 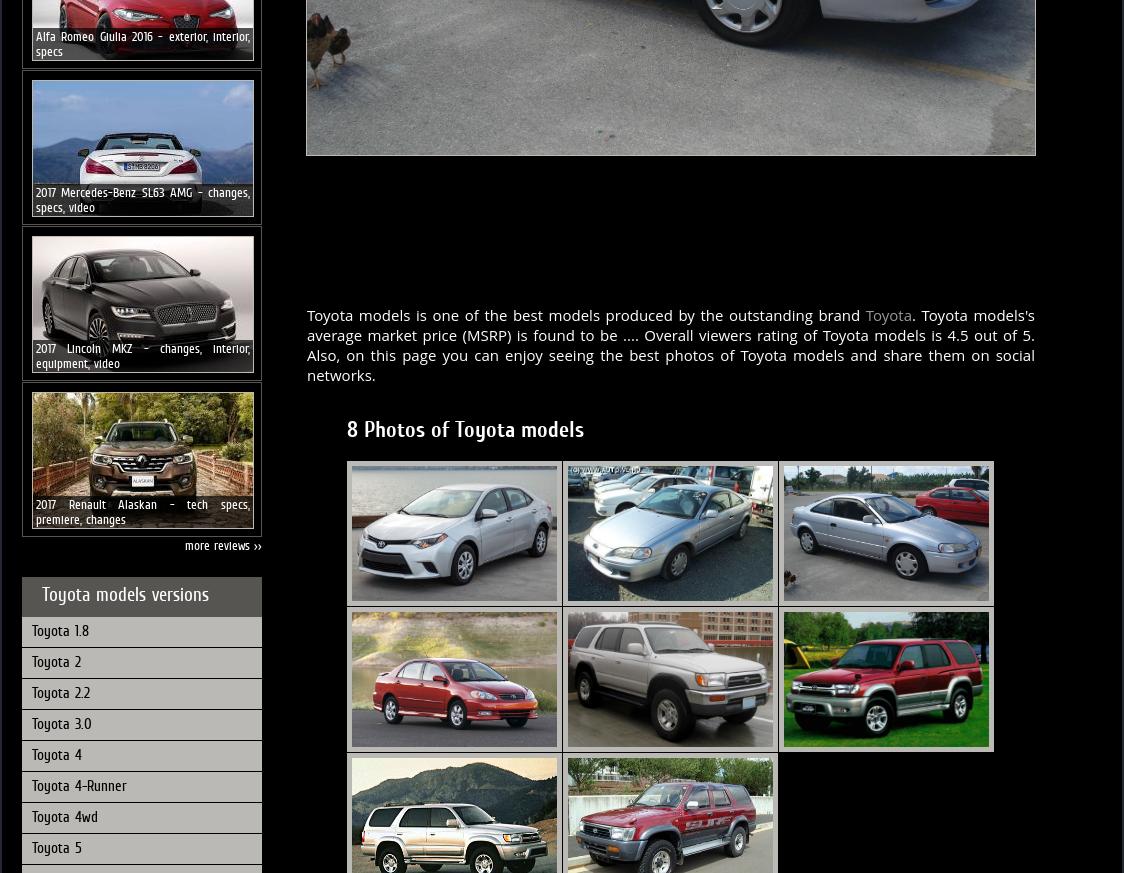 I want to click on 'Toyota 4wd', so click(x=63, y=815).